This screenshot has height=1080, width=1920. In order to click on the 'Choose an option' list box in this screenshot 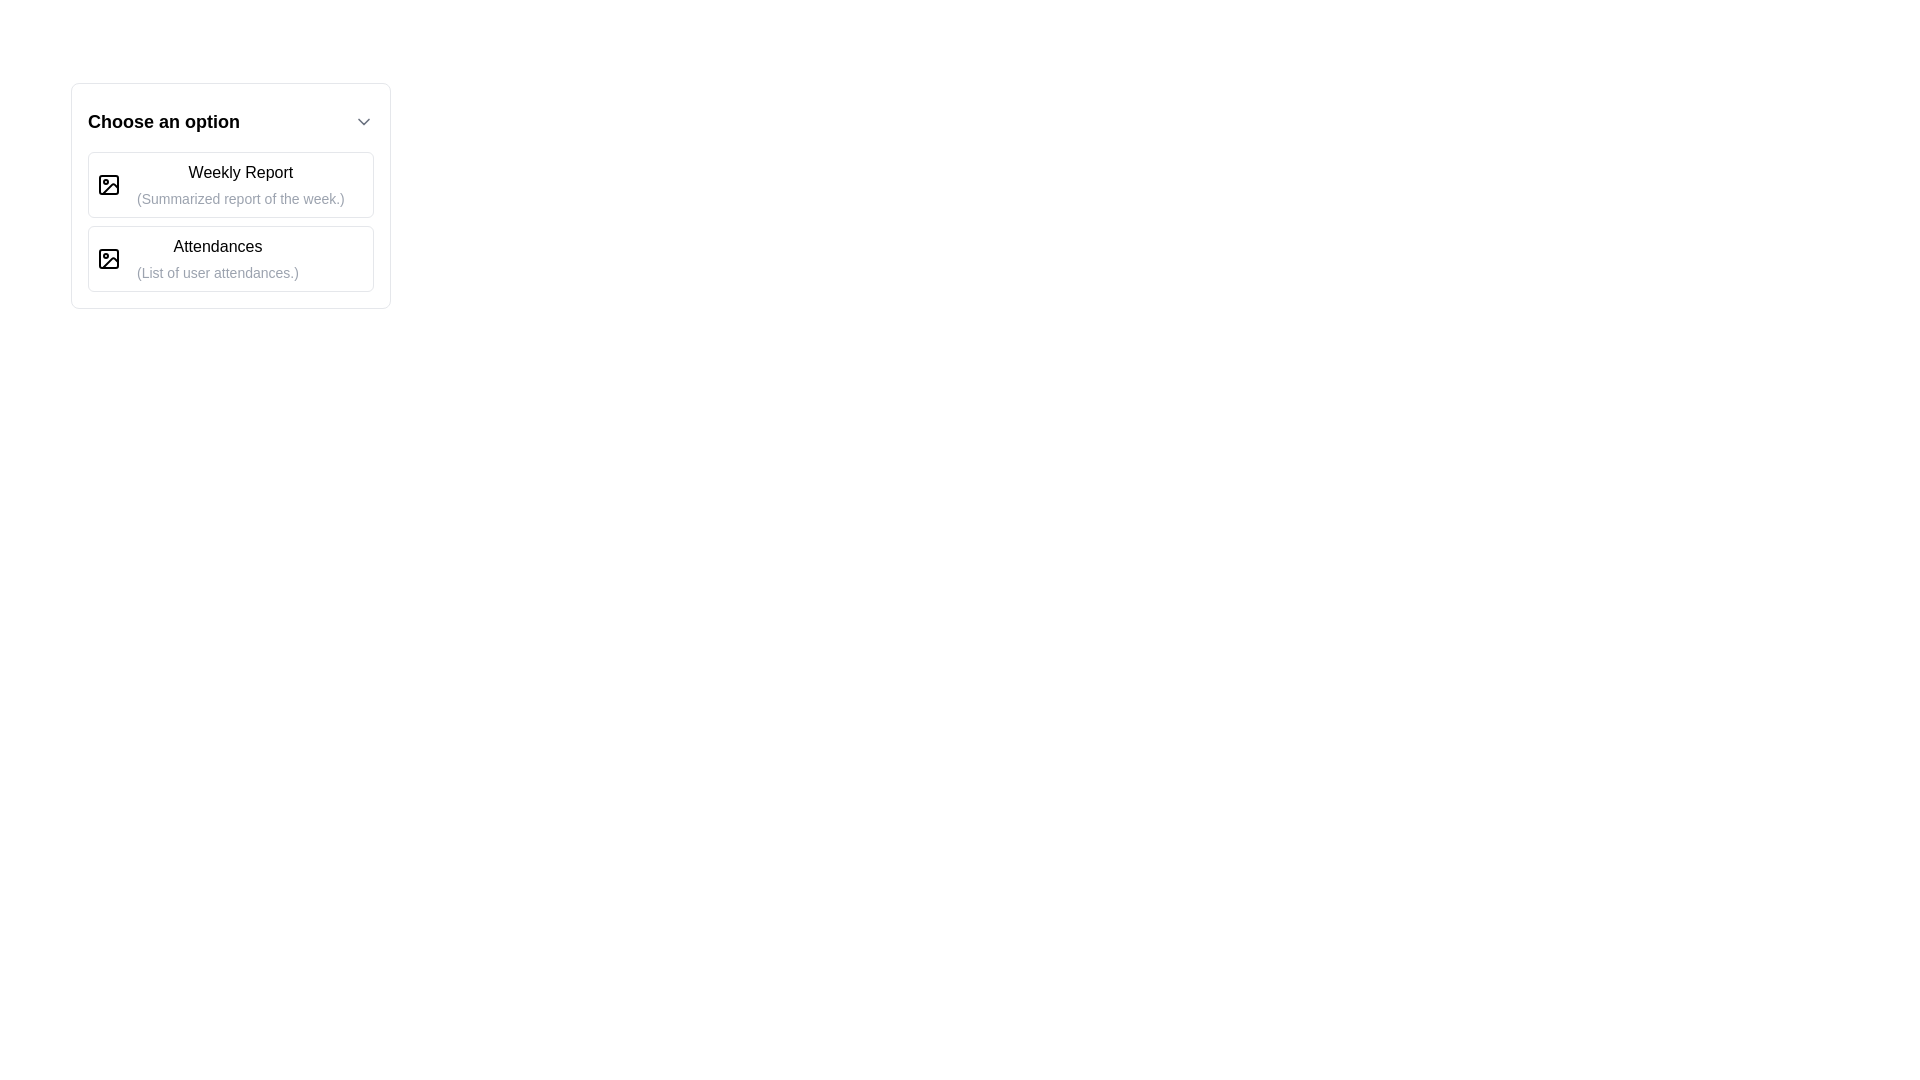, I will do `click(230, 196)`.